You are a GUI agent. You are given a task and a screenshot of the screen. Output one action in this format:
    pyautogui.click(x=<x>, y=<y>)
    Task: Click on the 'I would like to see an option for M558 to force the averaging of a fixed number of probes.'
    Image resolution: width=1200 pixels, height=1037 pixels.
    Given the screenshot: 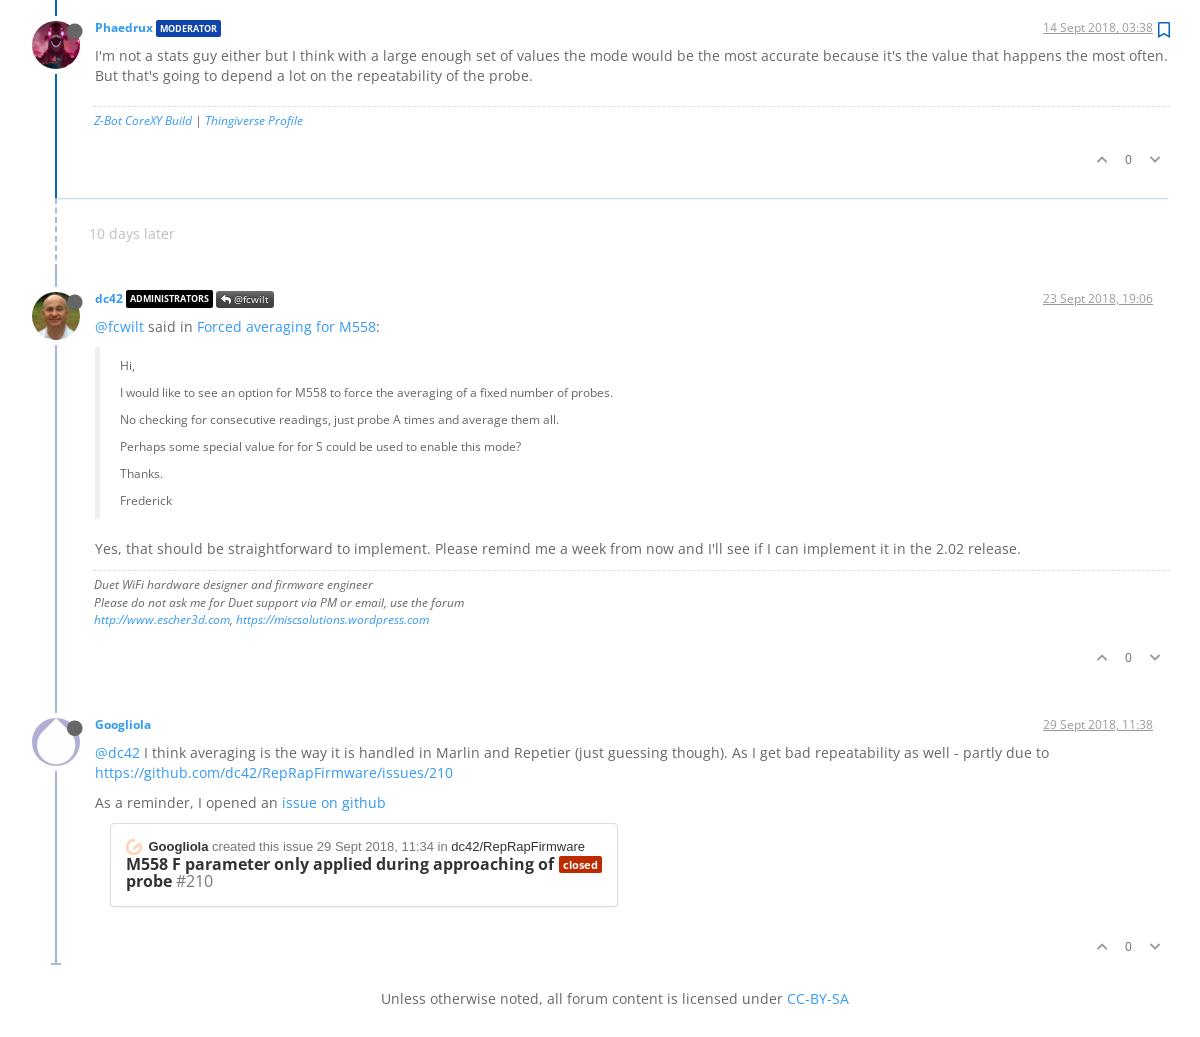 What is the action you would take?
    pyautogui.click(x=366, y=390)
    